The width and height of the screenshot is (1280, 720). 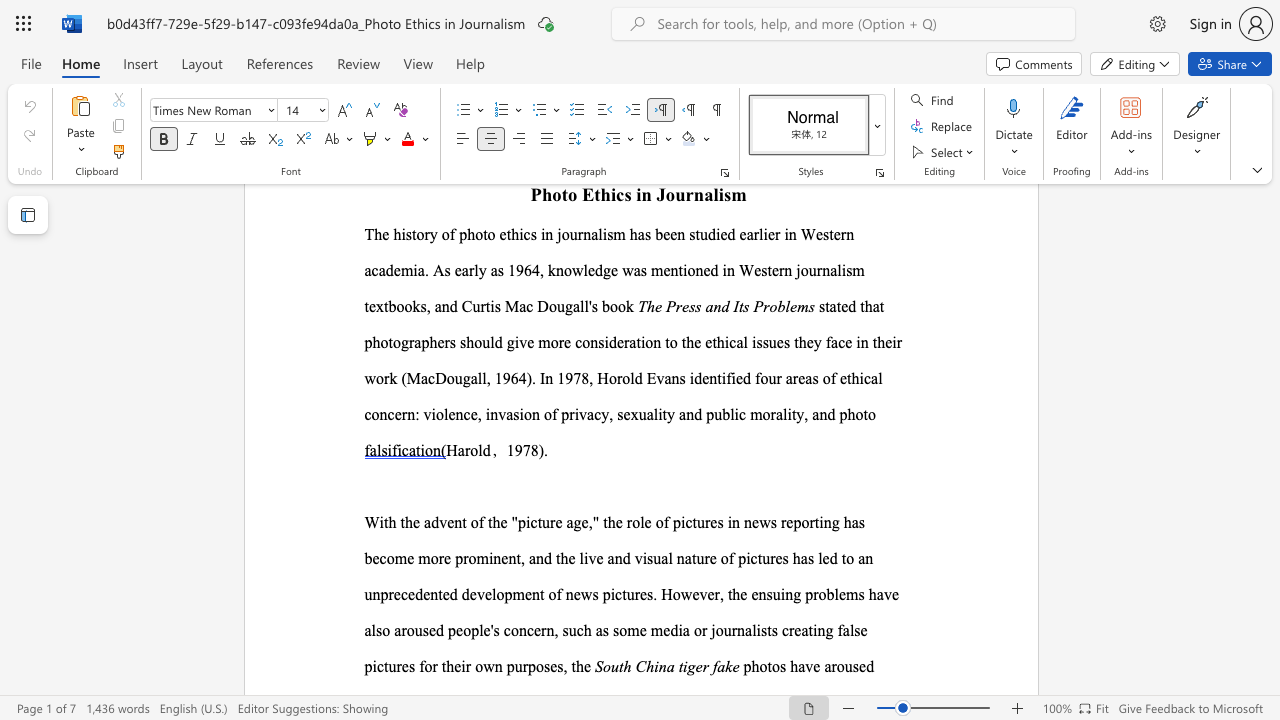 What do you see at coordinates (625, 521) in the screenshot?
I see `the subset text "role of pictures in news reporting has become more prominent, and the live and visual nature of pictures has led to an unprecedented developme" within the text "With the advent of the"` at bounding box center [625, 521].